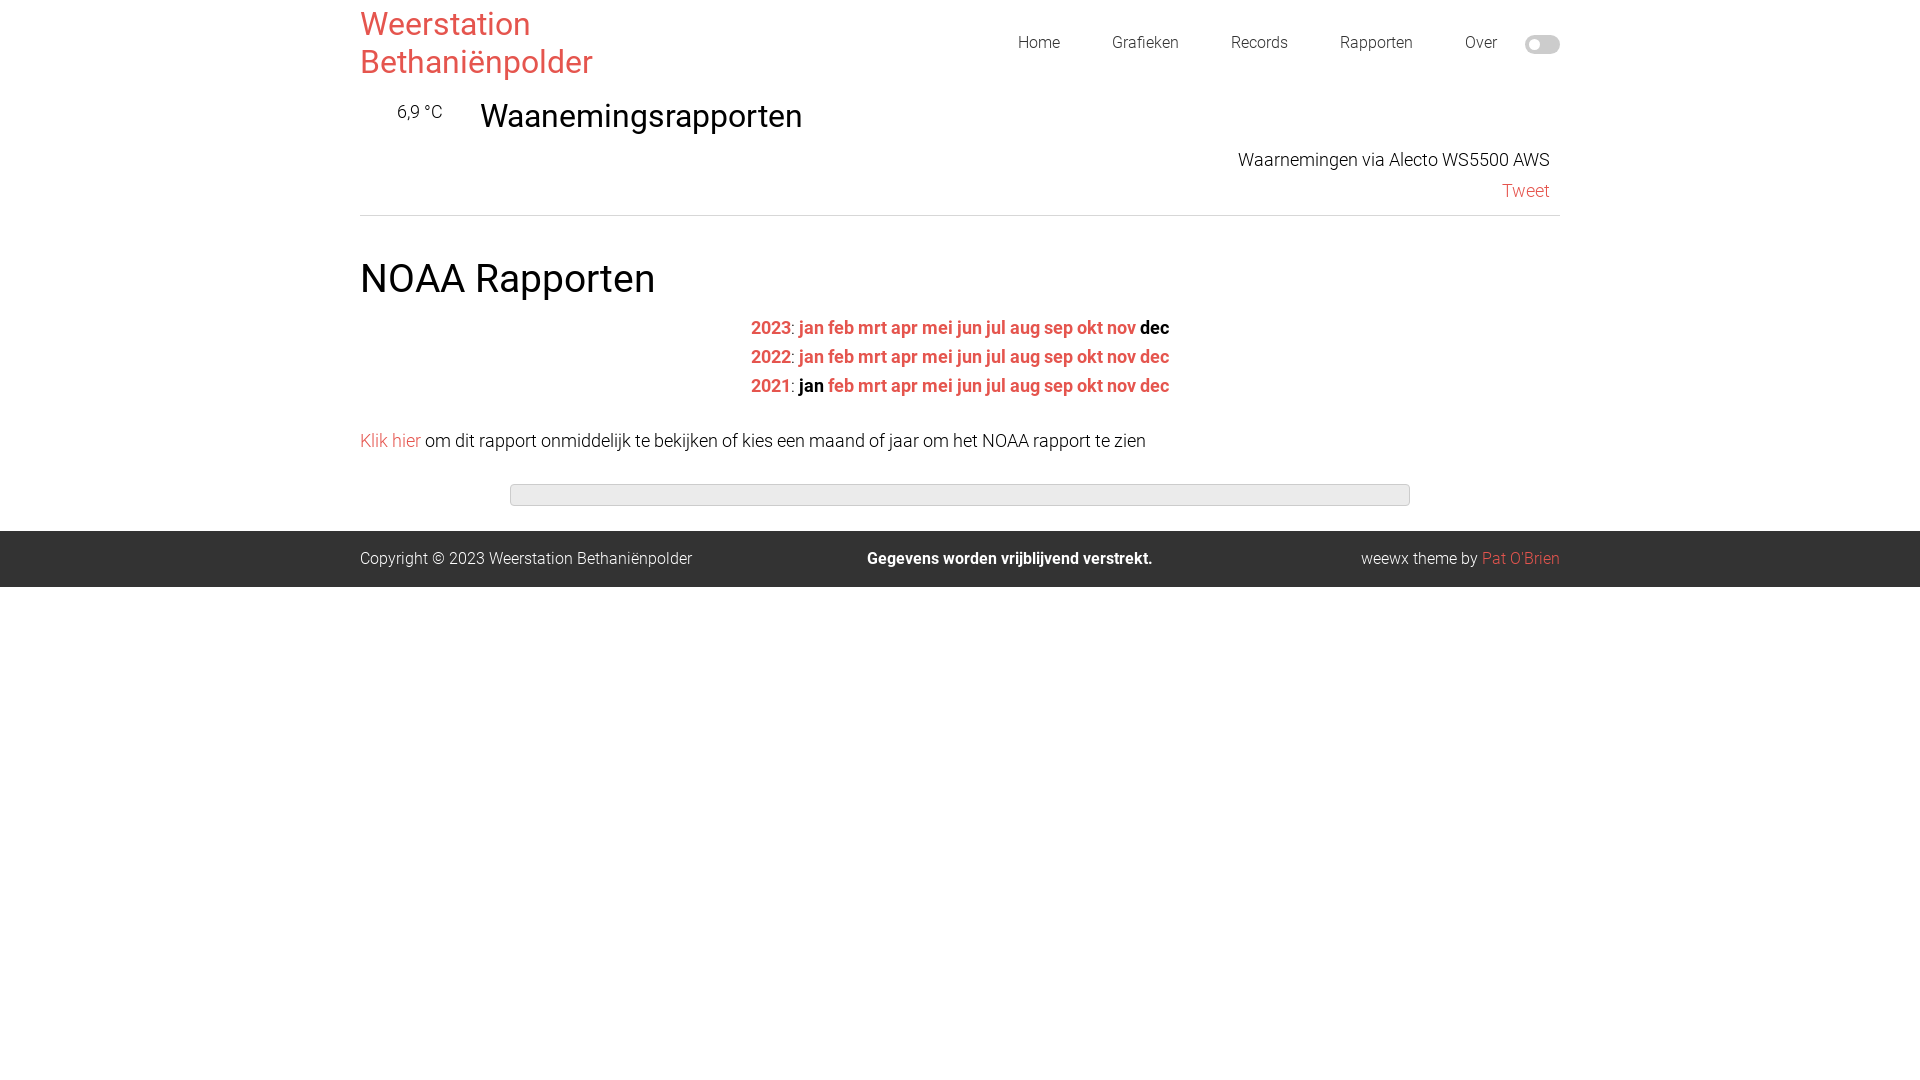 This screenshot has width=1920, height=1080. Describe the element at coordinates (1145, 42) in the screenshot. I see `'Grafieken'` at that location.